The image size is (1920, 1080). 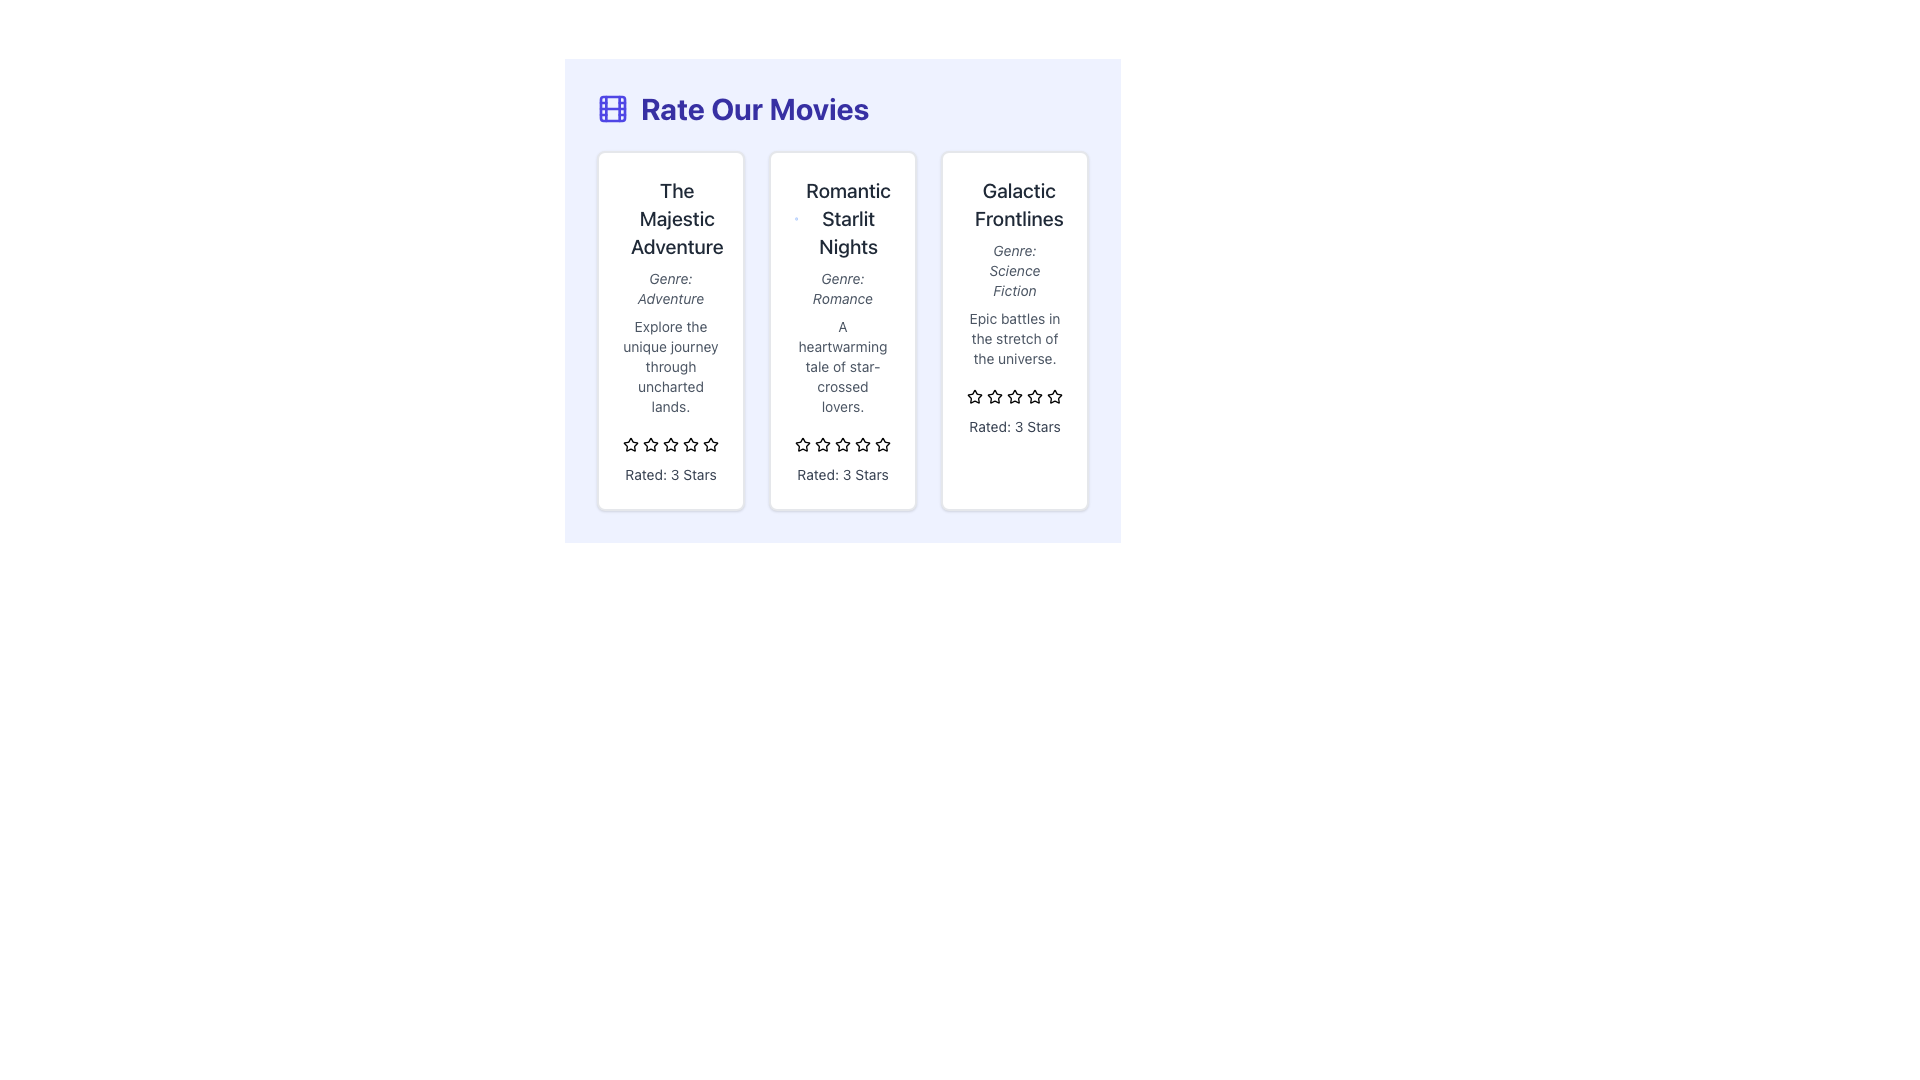 I want to click on the bold text headline that reads 'Rate Our Movies', which is prominently displayed at the top-center of the interface, slightly to the right of a small indigo film strip icon, so click(x=754, y=108).